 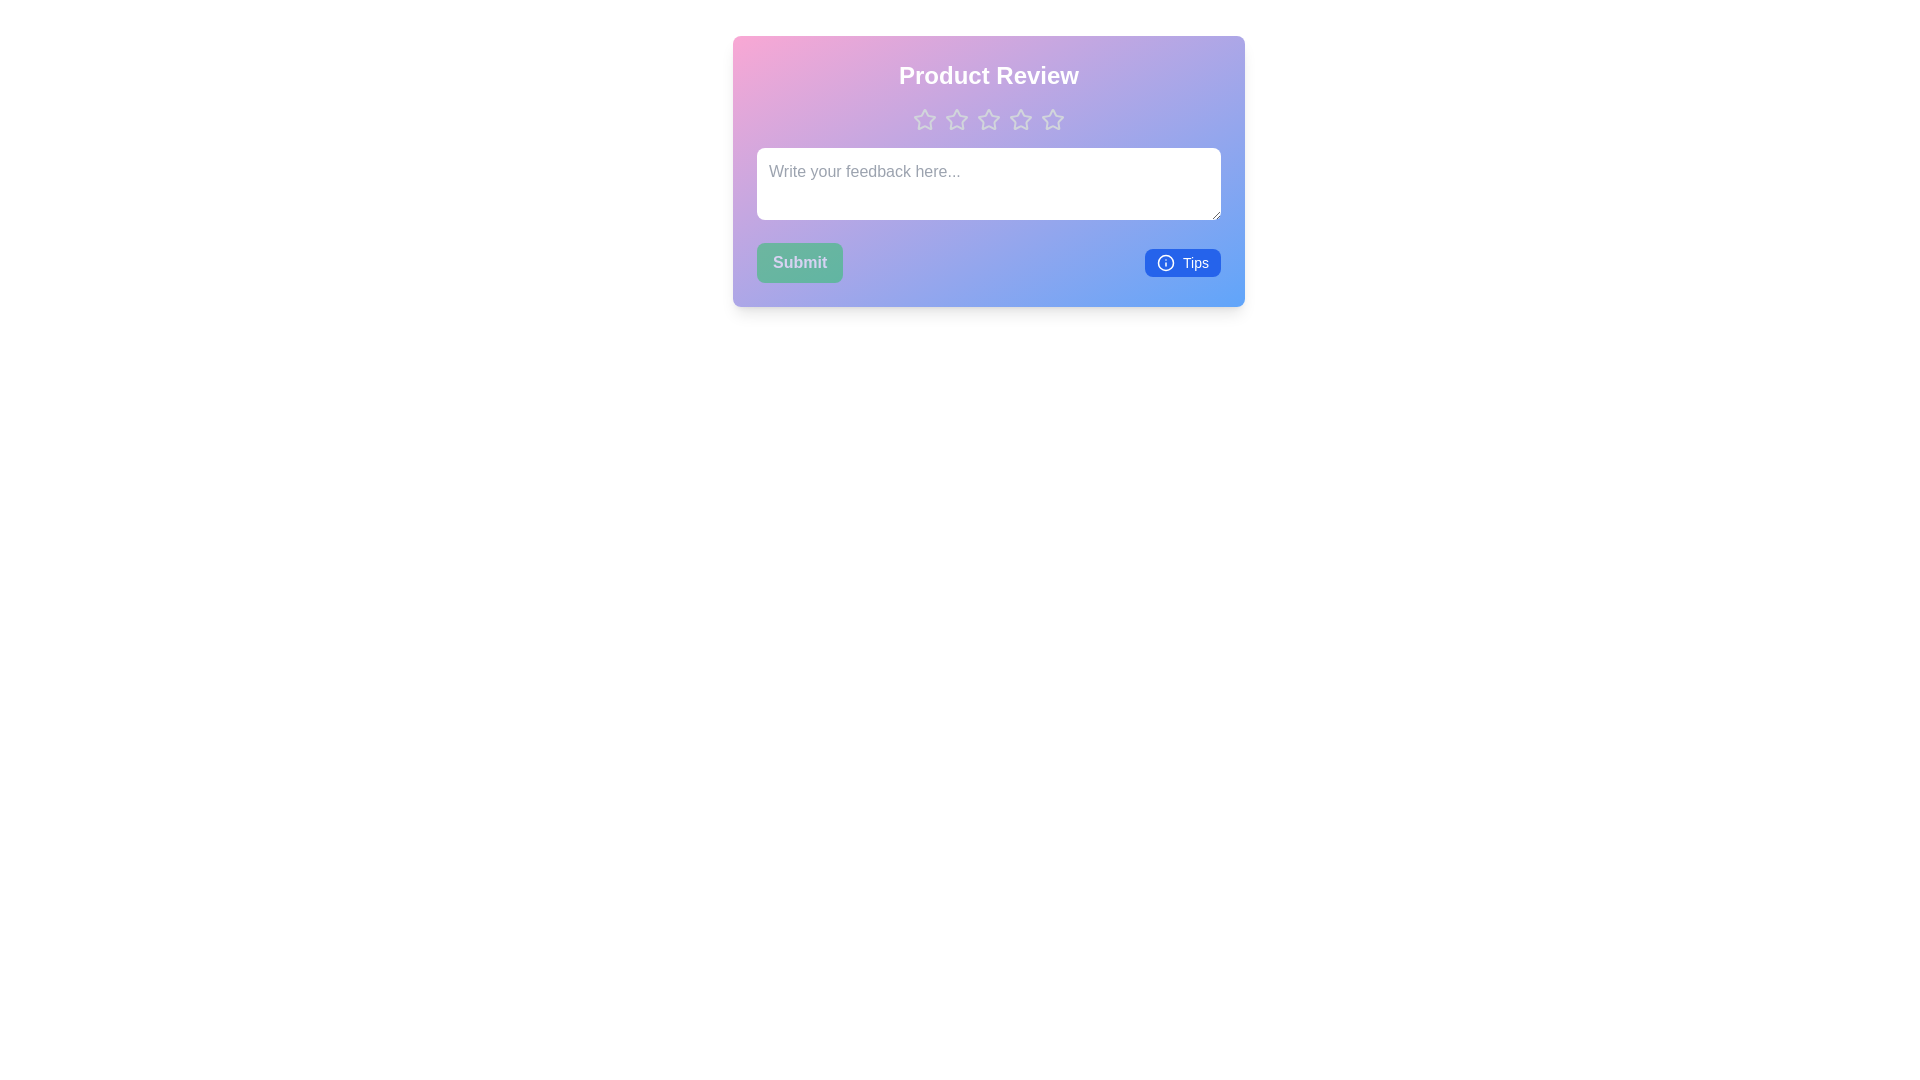 What do you see at coordinates (1021, 119) in the screenshot?
I see `the star corresponding to 4 stars to set the rating` at bounding box center [1021, 119].